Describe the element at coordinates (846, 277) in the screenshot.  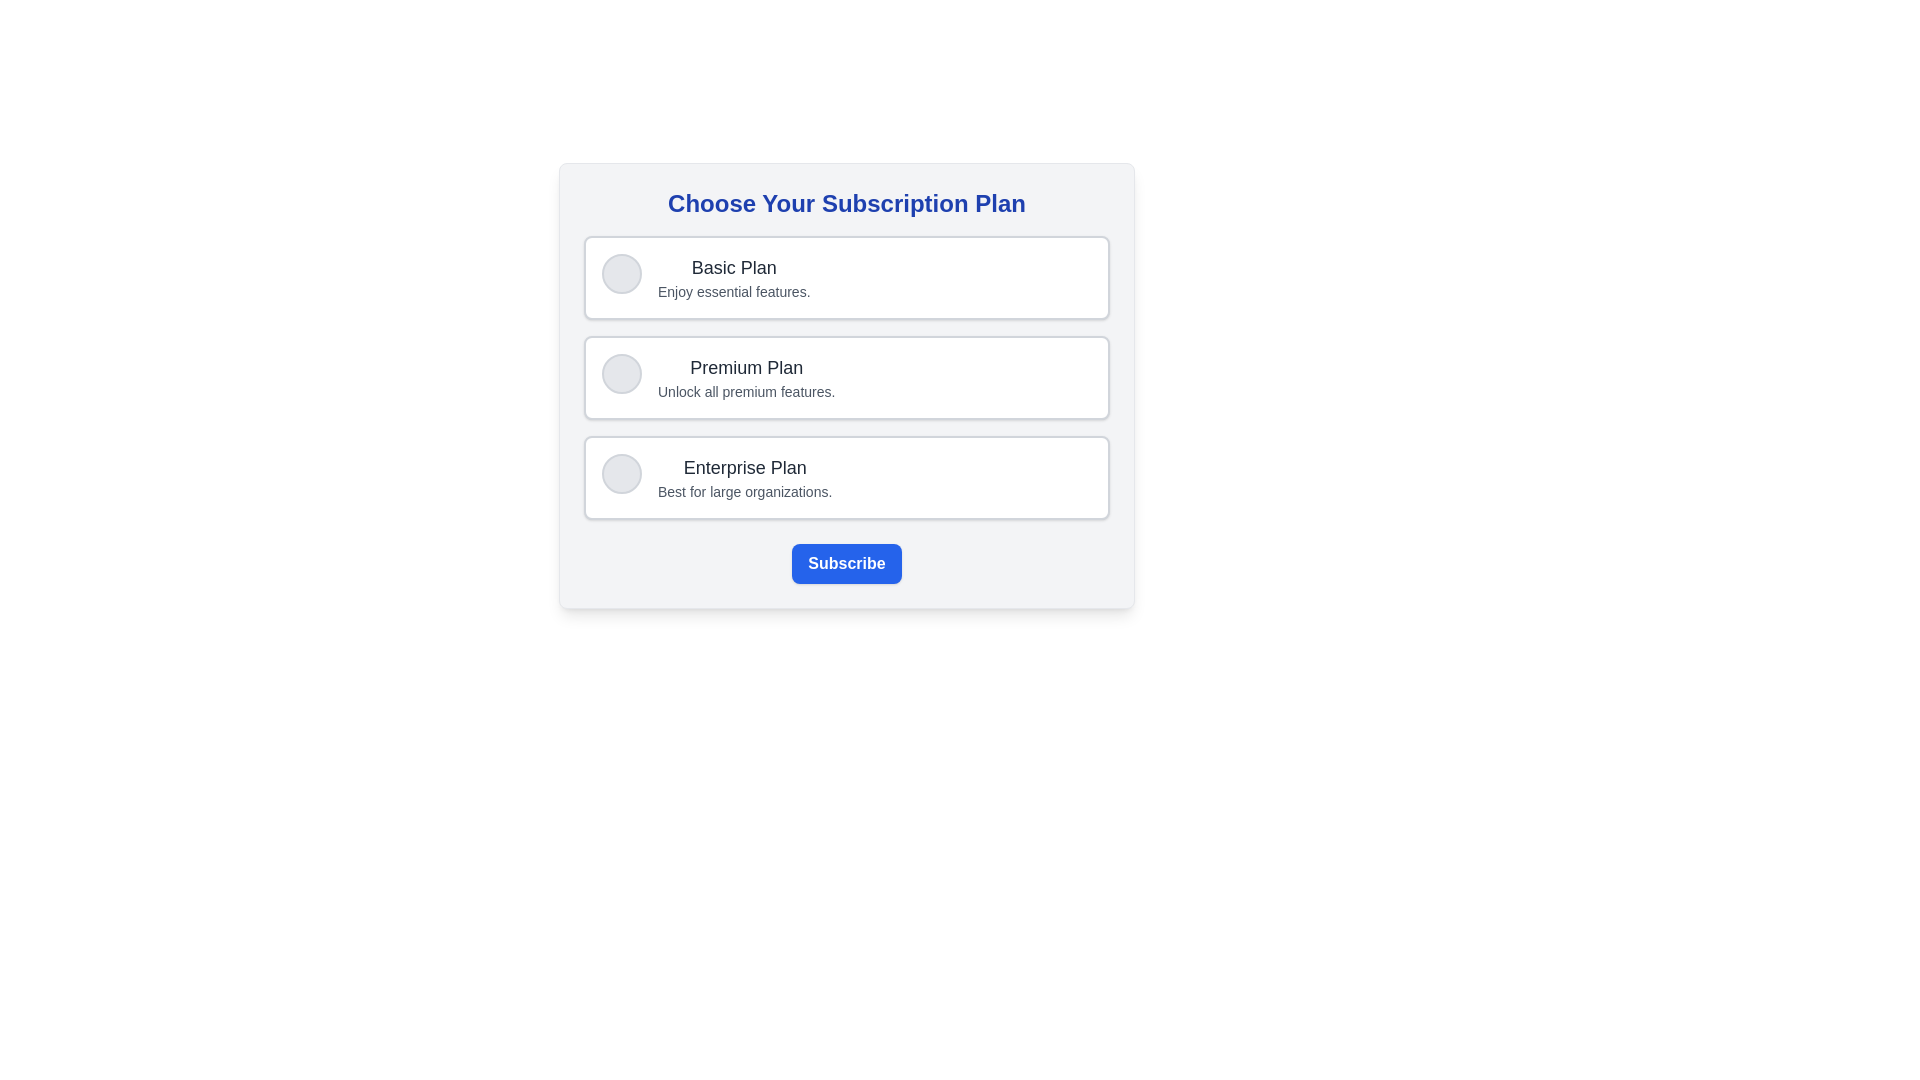
I see `the 'Basic Plan' subscription option` at that location.